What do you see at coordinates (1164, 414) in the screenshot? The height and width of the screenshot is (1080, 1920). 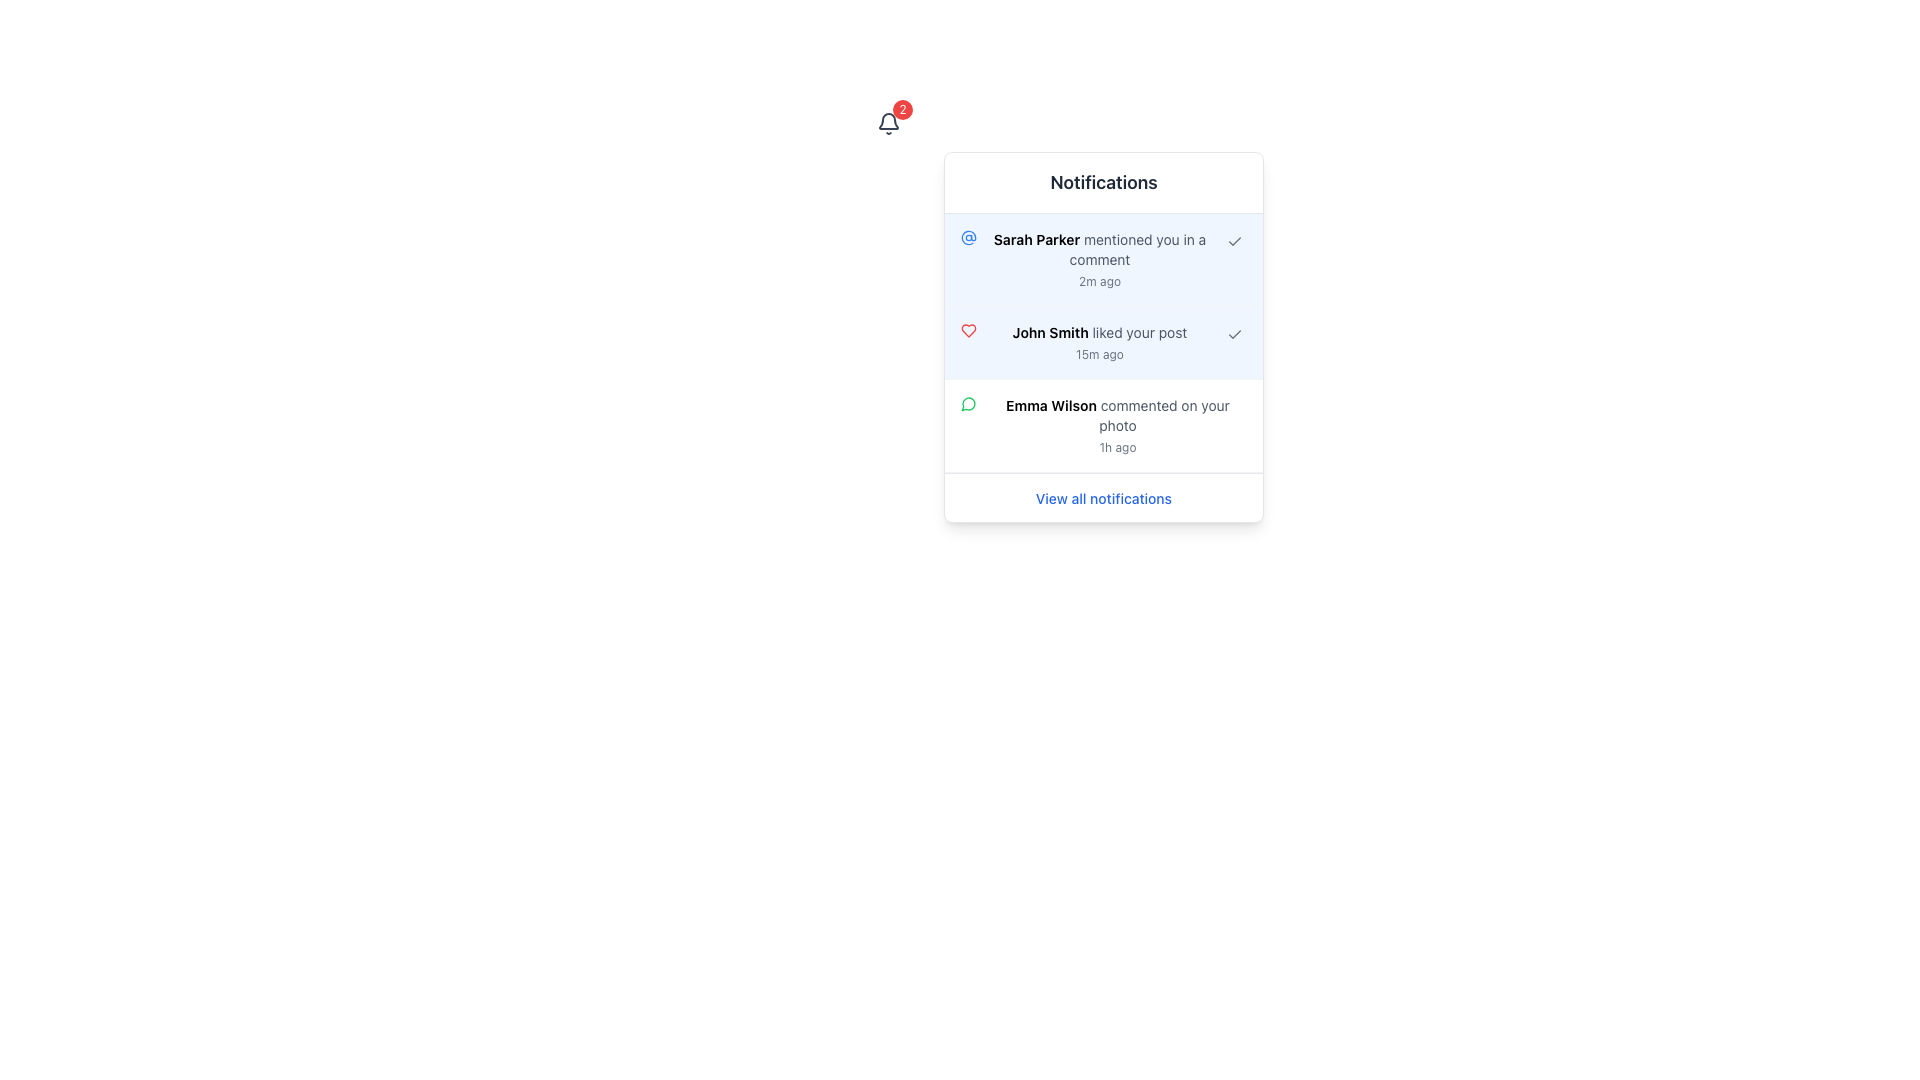 I see `text that provides additional details about the action performed by 'Emma Wilson' in the notification, which specifies that she commented on a photo. This text is located to the right of 'Emma Wilson' in the third notification in the list` at bounding box center [1164, 414].